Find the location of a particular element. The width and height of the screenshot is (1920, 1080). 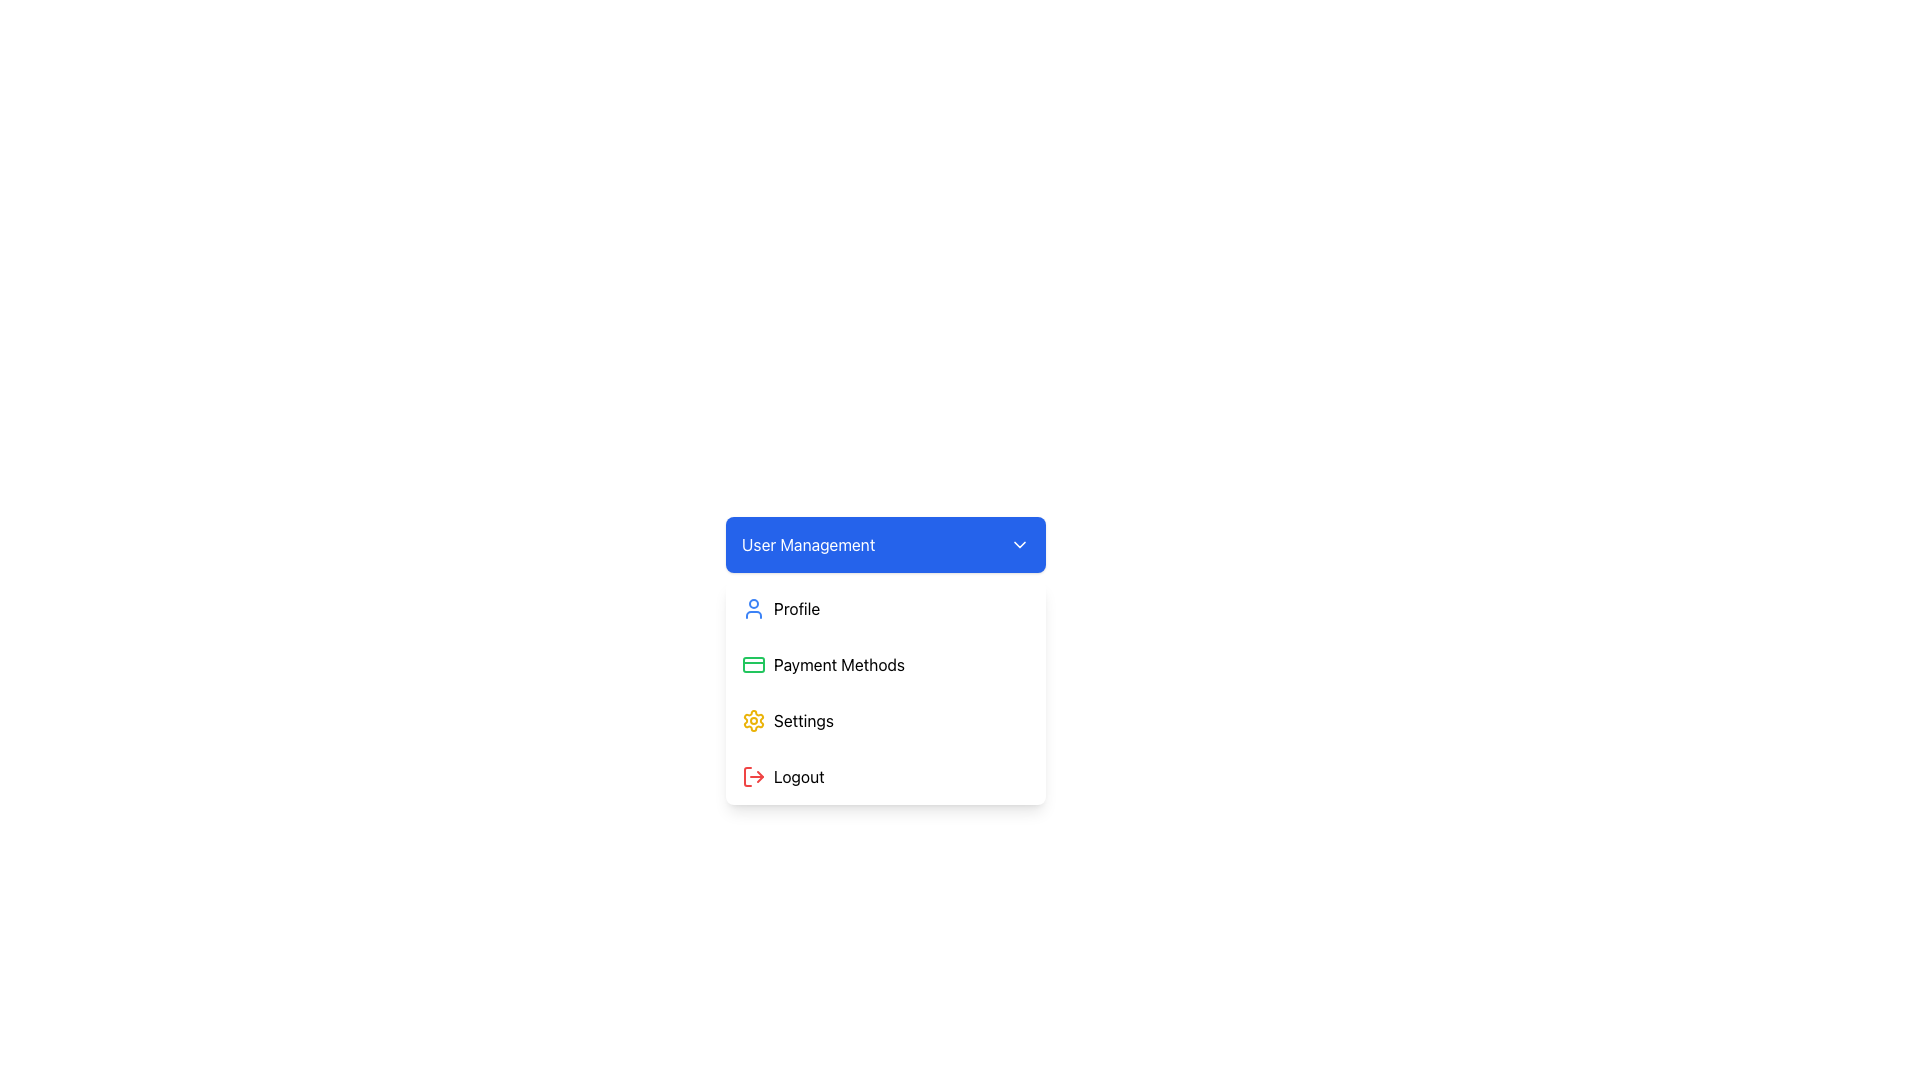

the logout button located at the bottom of the 'User Management' dropdown menu is located at coordinates (798, 775).